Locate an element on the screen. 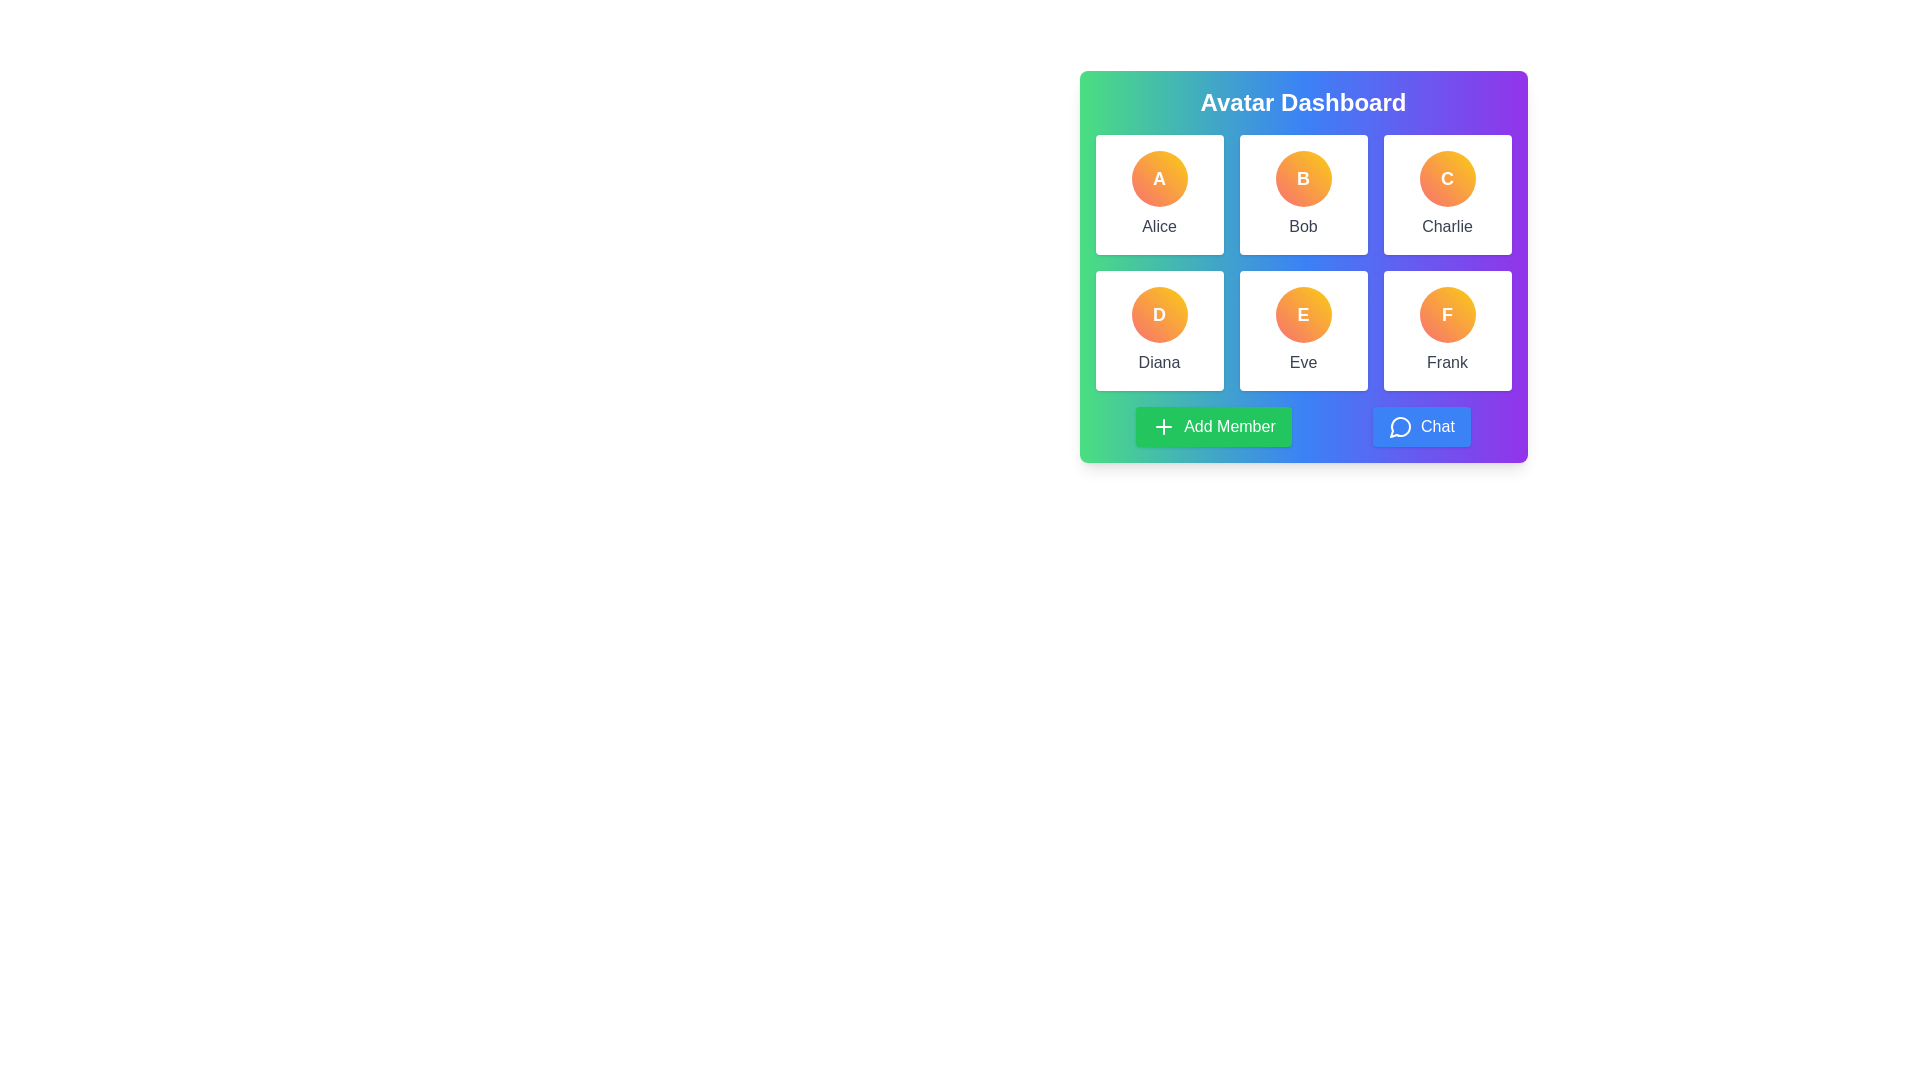  text label displaying 'Charlie' located beneath the orange circular icon with the letter 'C' in the Avatar Dashboard interface is located at coordinates (1447, 226).